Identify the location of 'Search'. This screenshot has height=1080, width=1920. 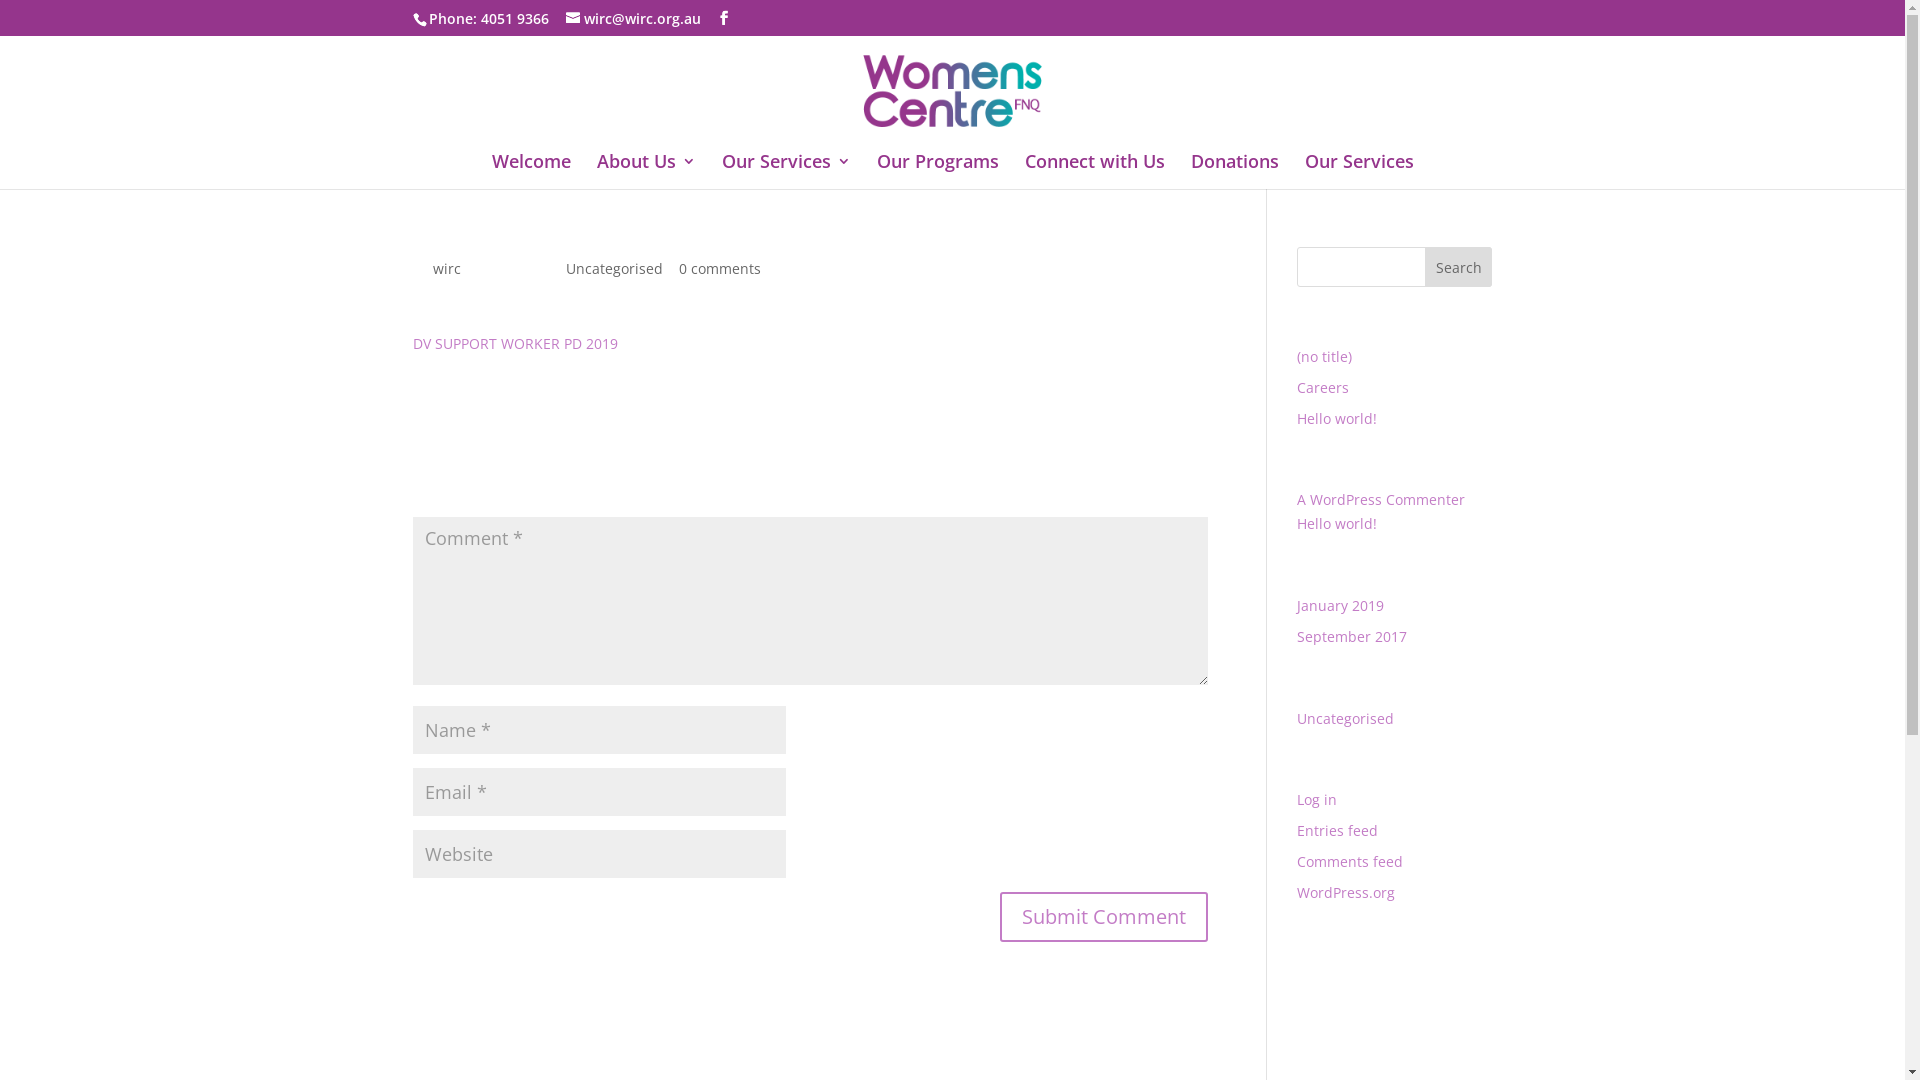
(1424, 265).